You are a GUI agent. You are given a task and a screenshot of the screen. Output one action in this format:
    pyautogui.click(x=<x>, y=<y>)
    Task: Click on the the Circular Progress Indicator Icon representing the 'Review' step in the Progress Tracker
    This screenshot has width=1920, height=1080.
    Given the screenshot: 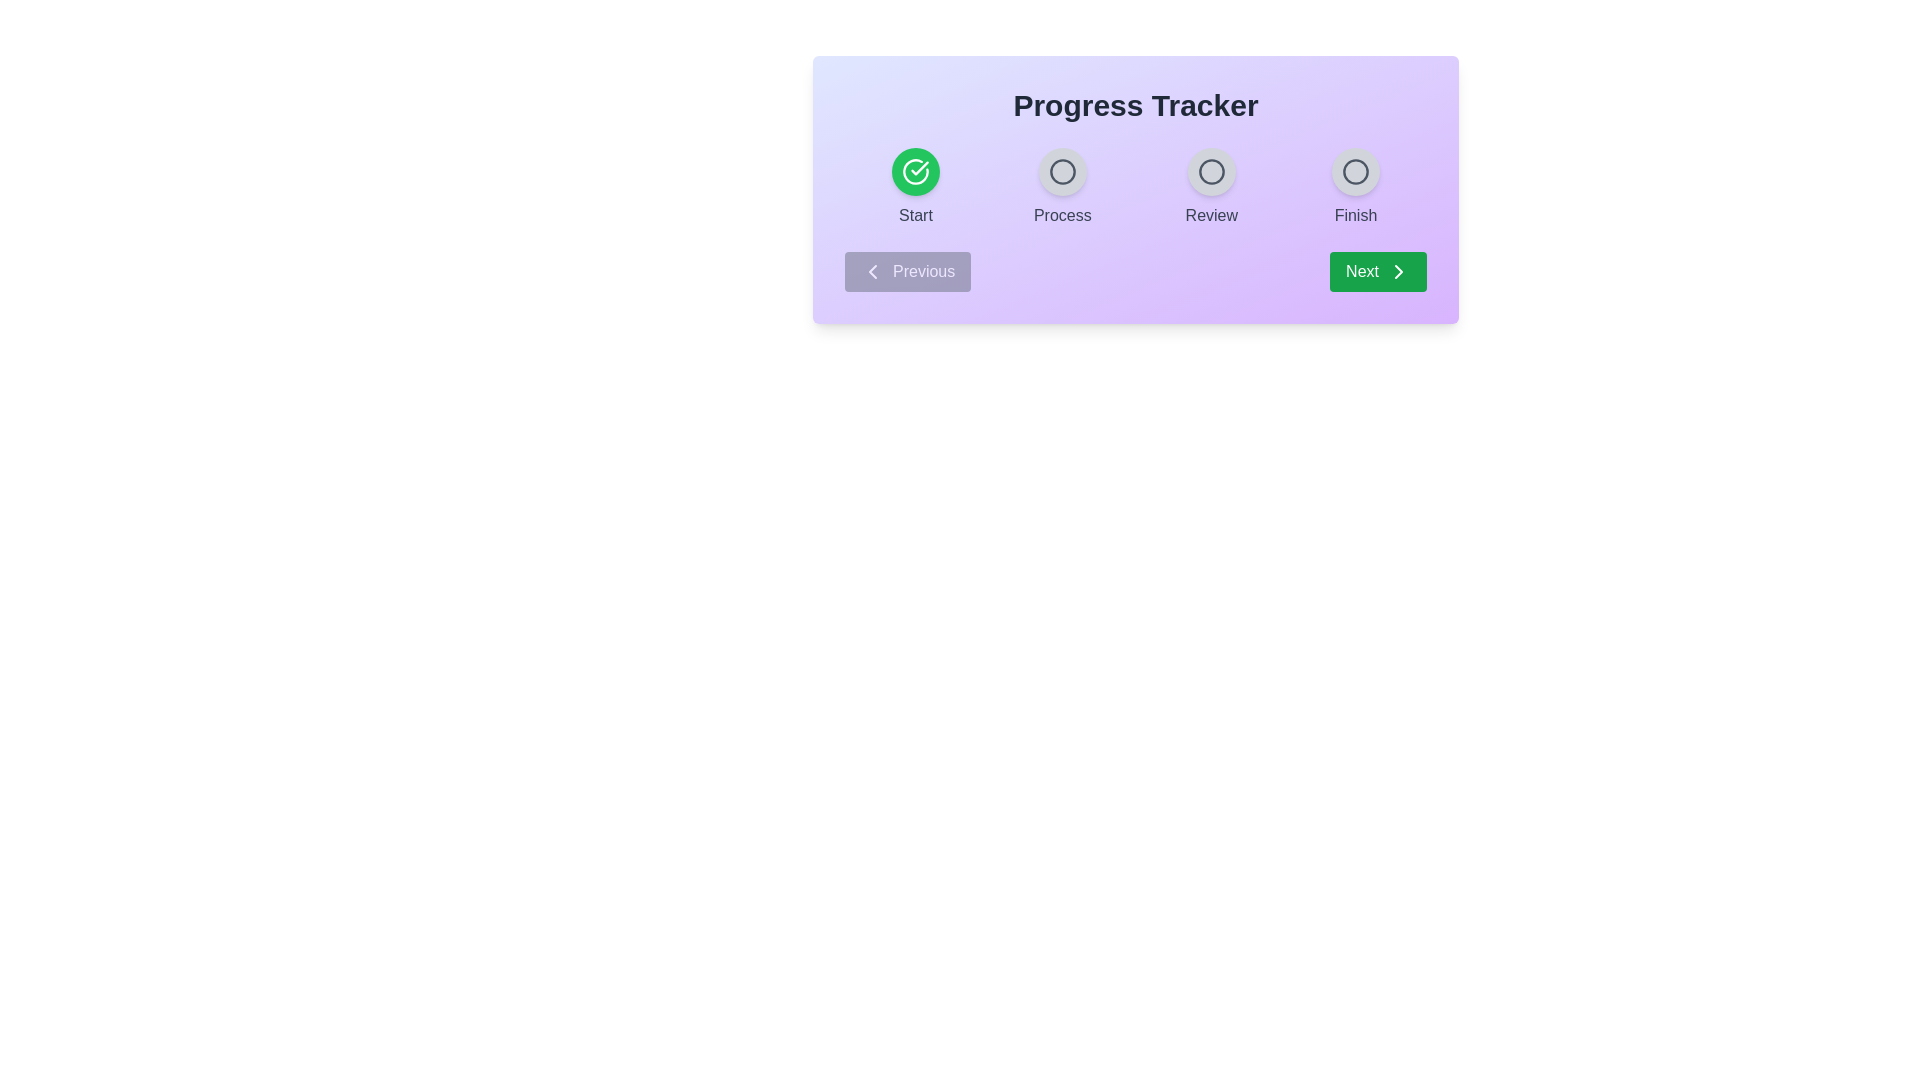 What is the action you would take?
    pyautogui.click(x=1210, y=171)
    